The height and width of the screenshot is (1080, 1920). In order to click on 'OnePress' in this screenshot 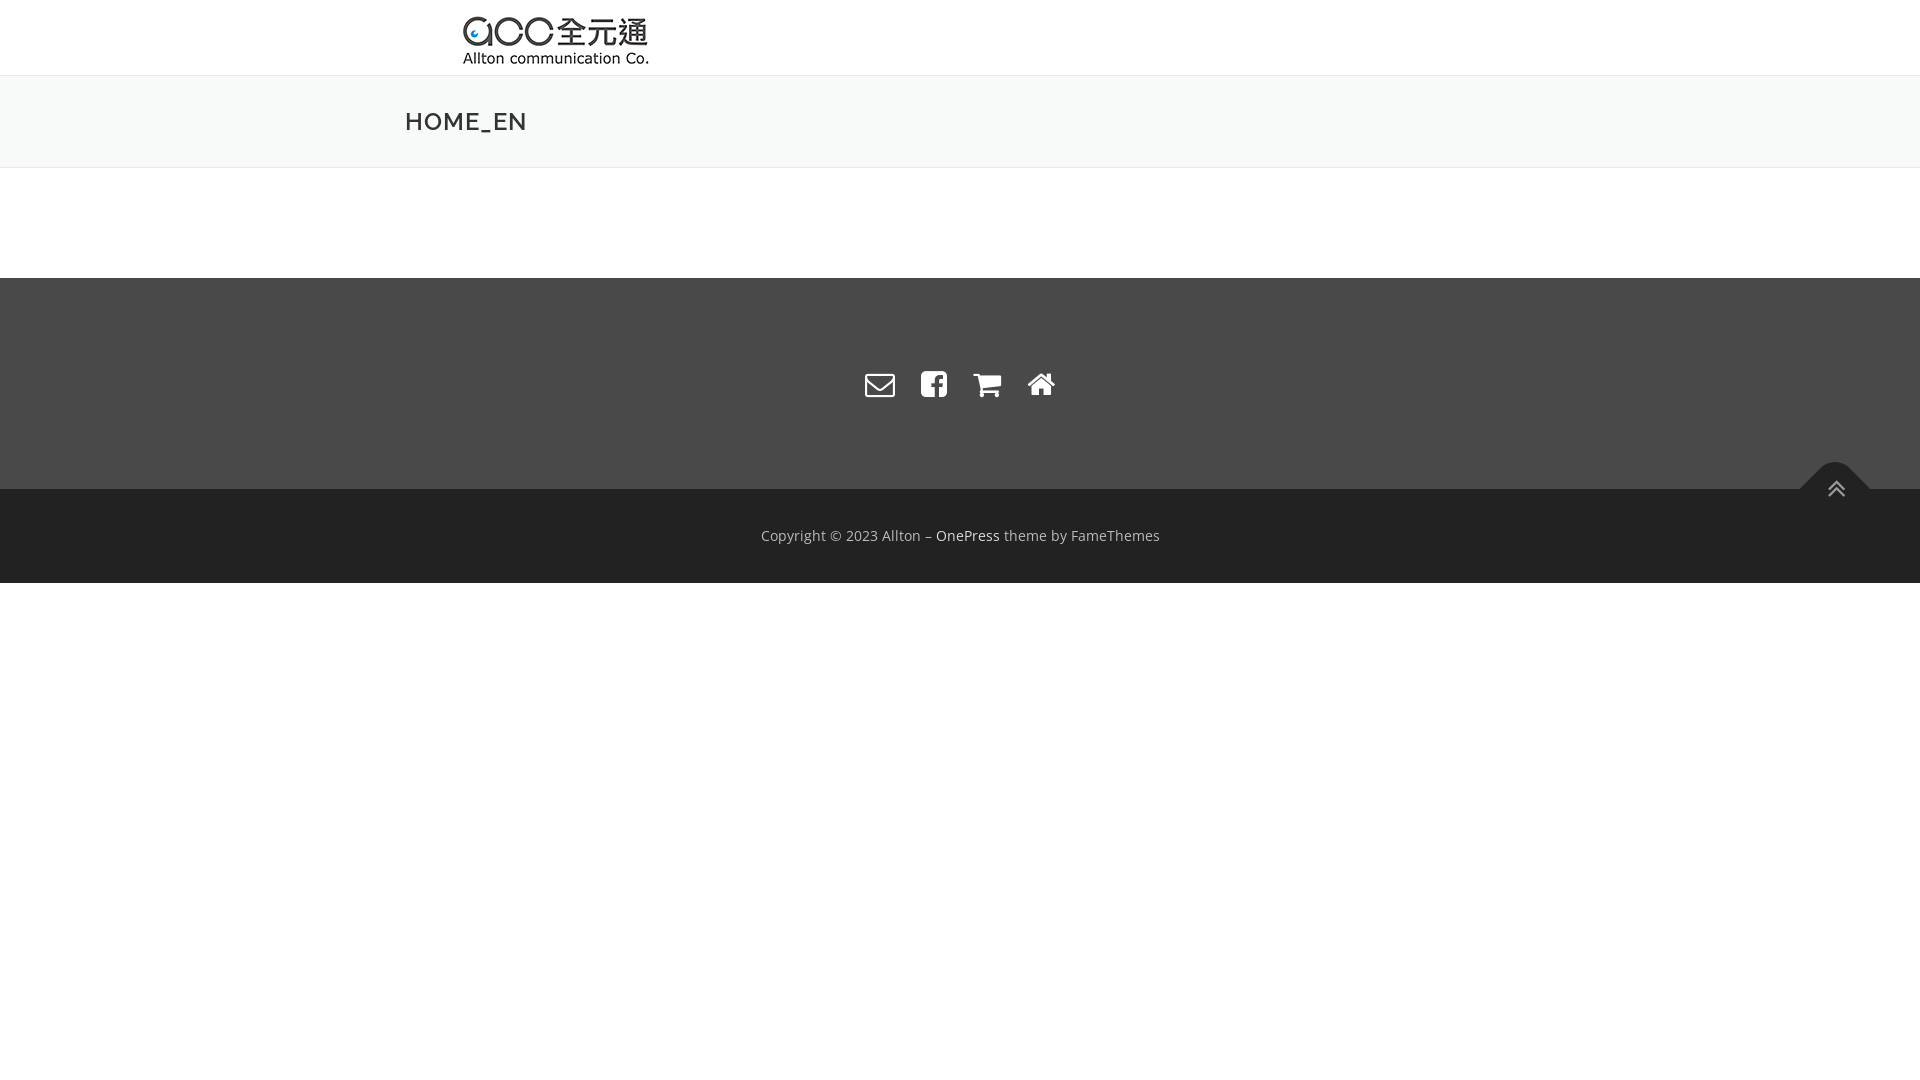, I will do `click(968, 534)`.